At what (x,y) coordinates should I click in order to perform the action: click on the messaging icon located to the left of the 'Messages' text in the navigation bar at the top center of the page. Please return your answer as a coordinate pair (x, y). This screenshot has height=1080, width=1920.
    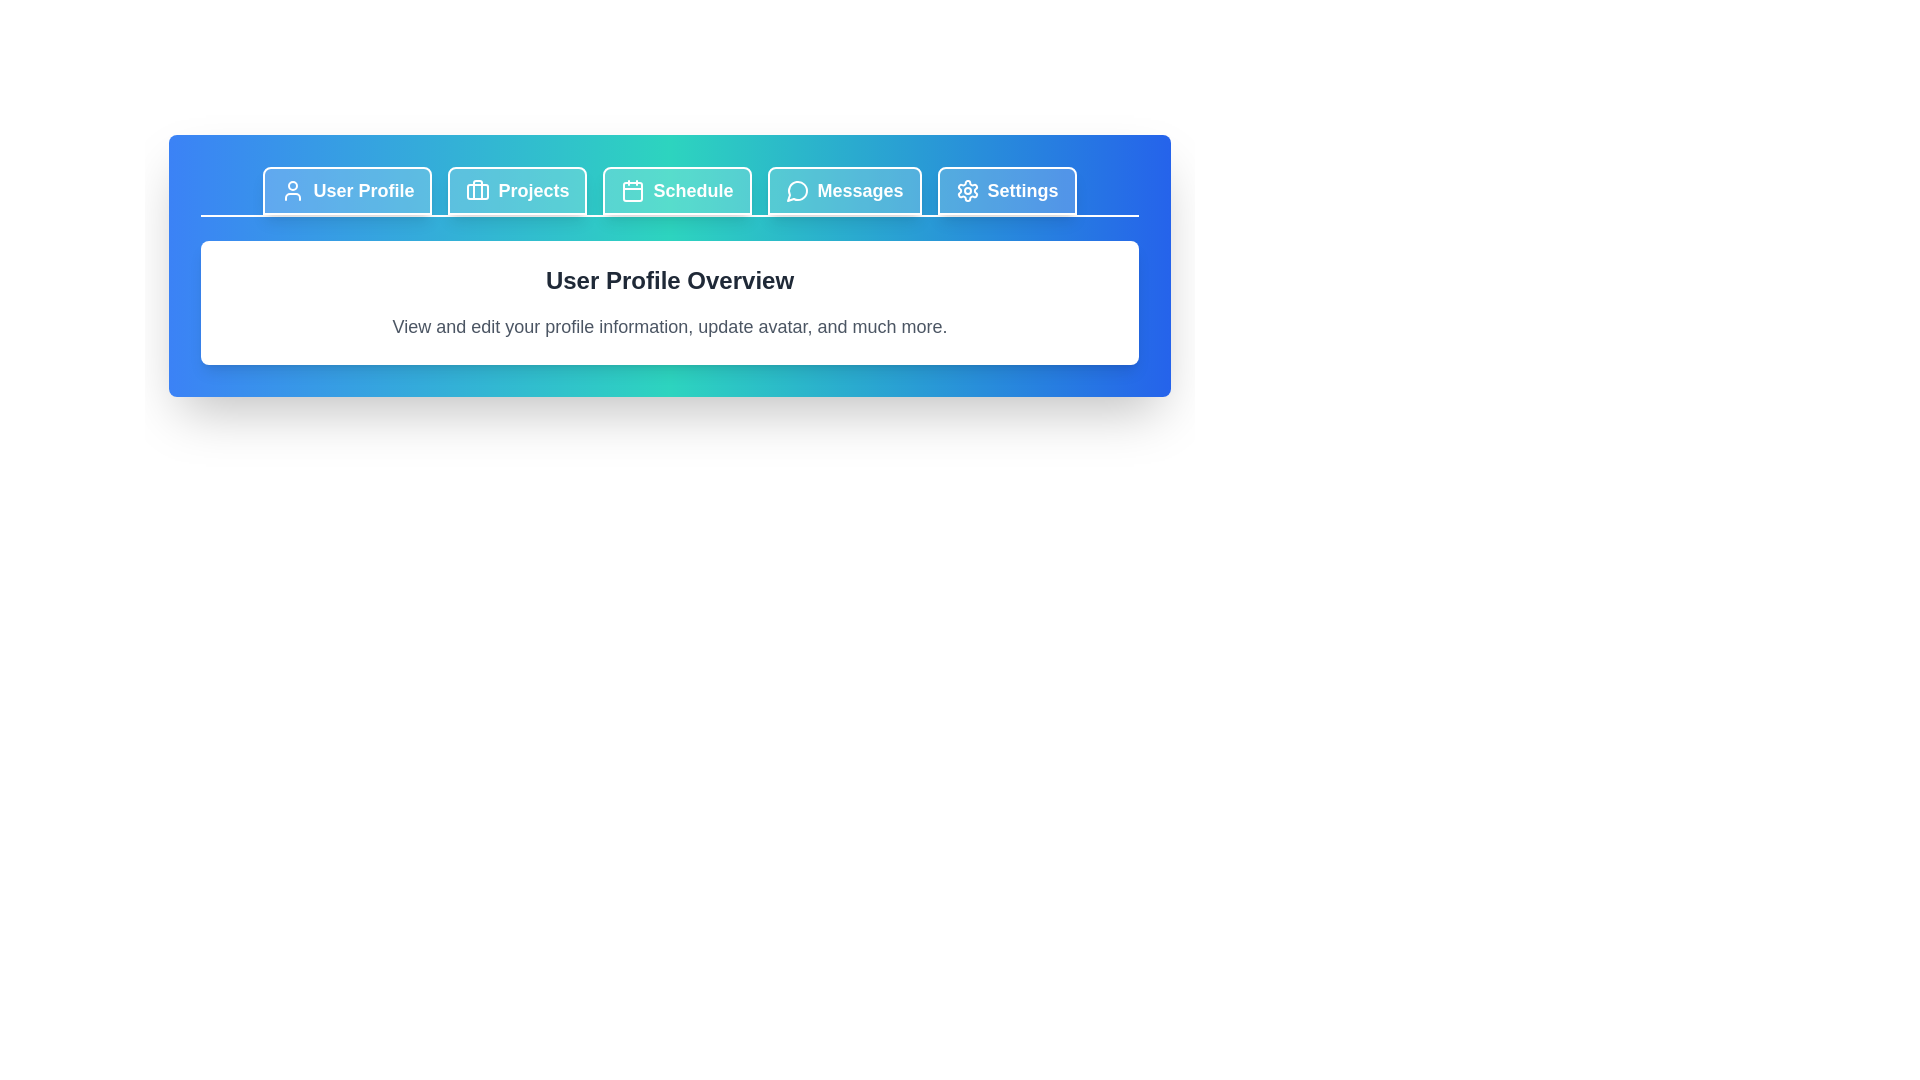
    Looking at the image, I should click on (796, 191).